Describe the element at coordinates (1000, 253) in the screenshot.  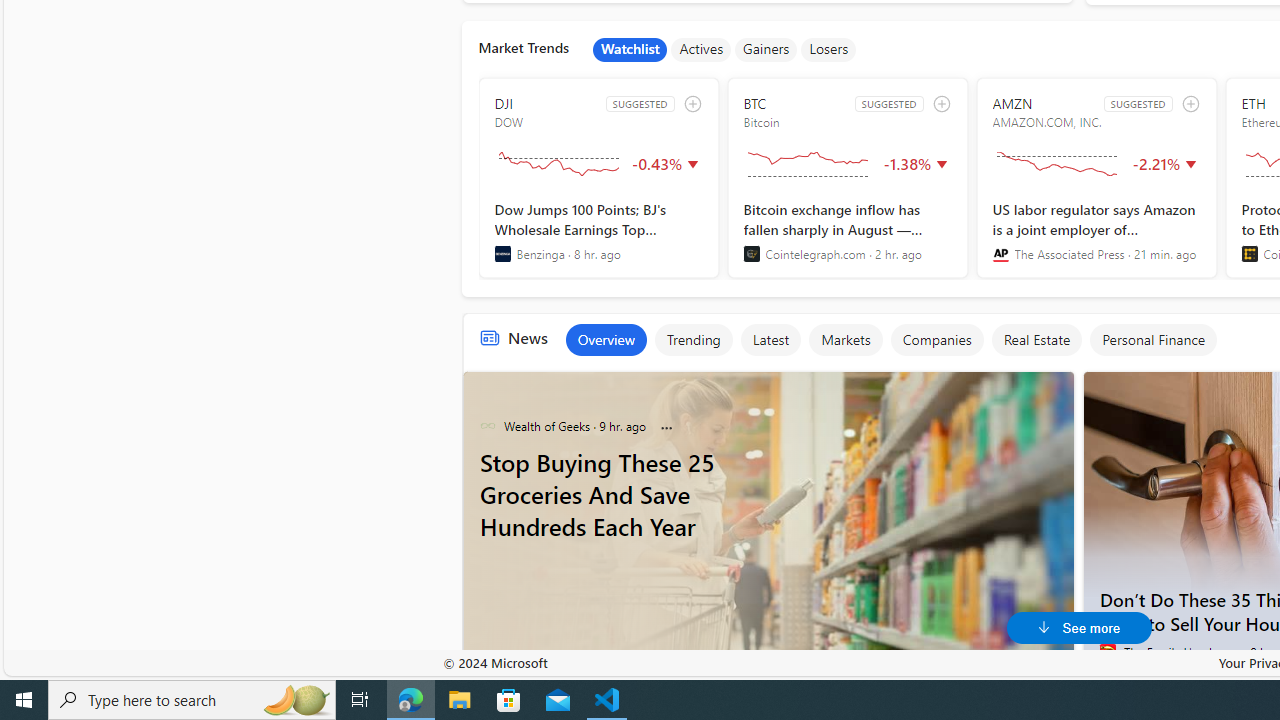
I see `'The Associated Press'` at that location.